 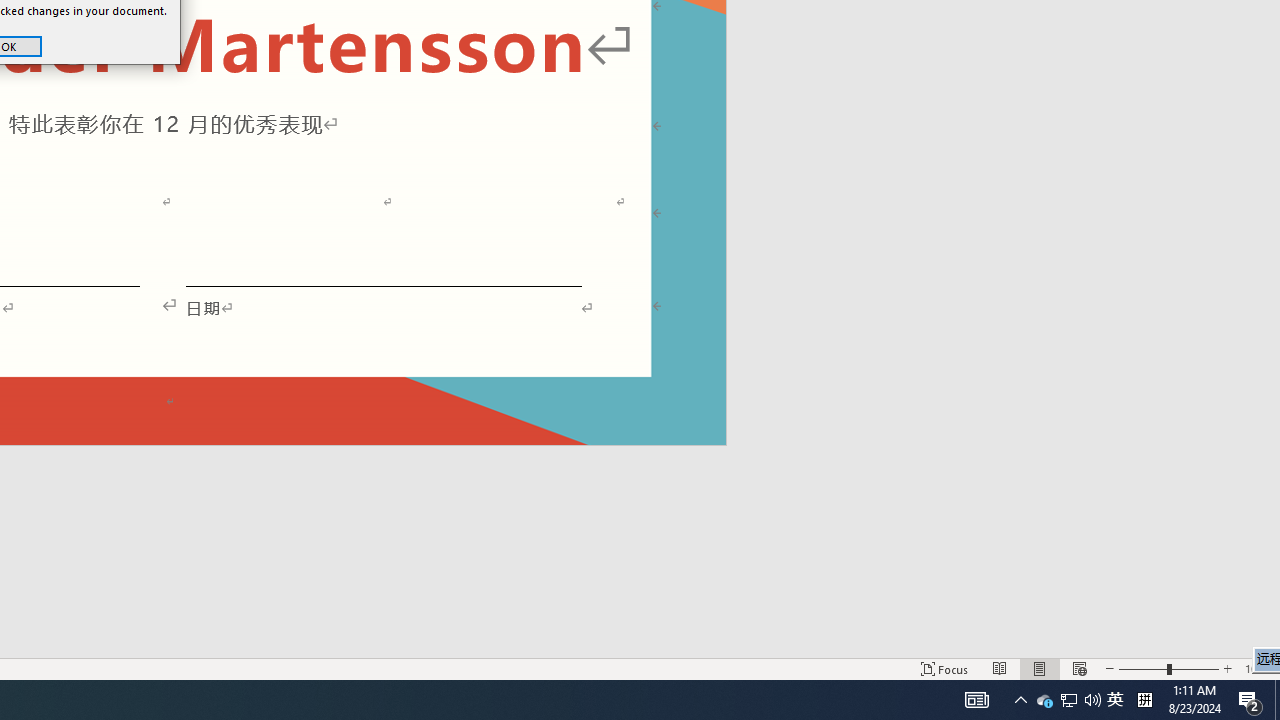 I want to click on 'Show desktop', so click(x=1257, y=669).